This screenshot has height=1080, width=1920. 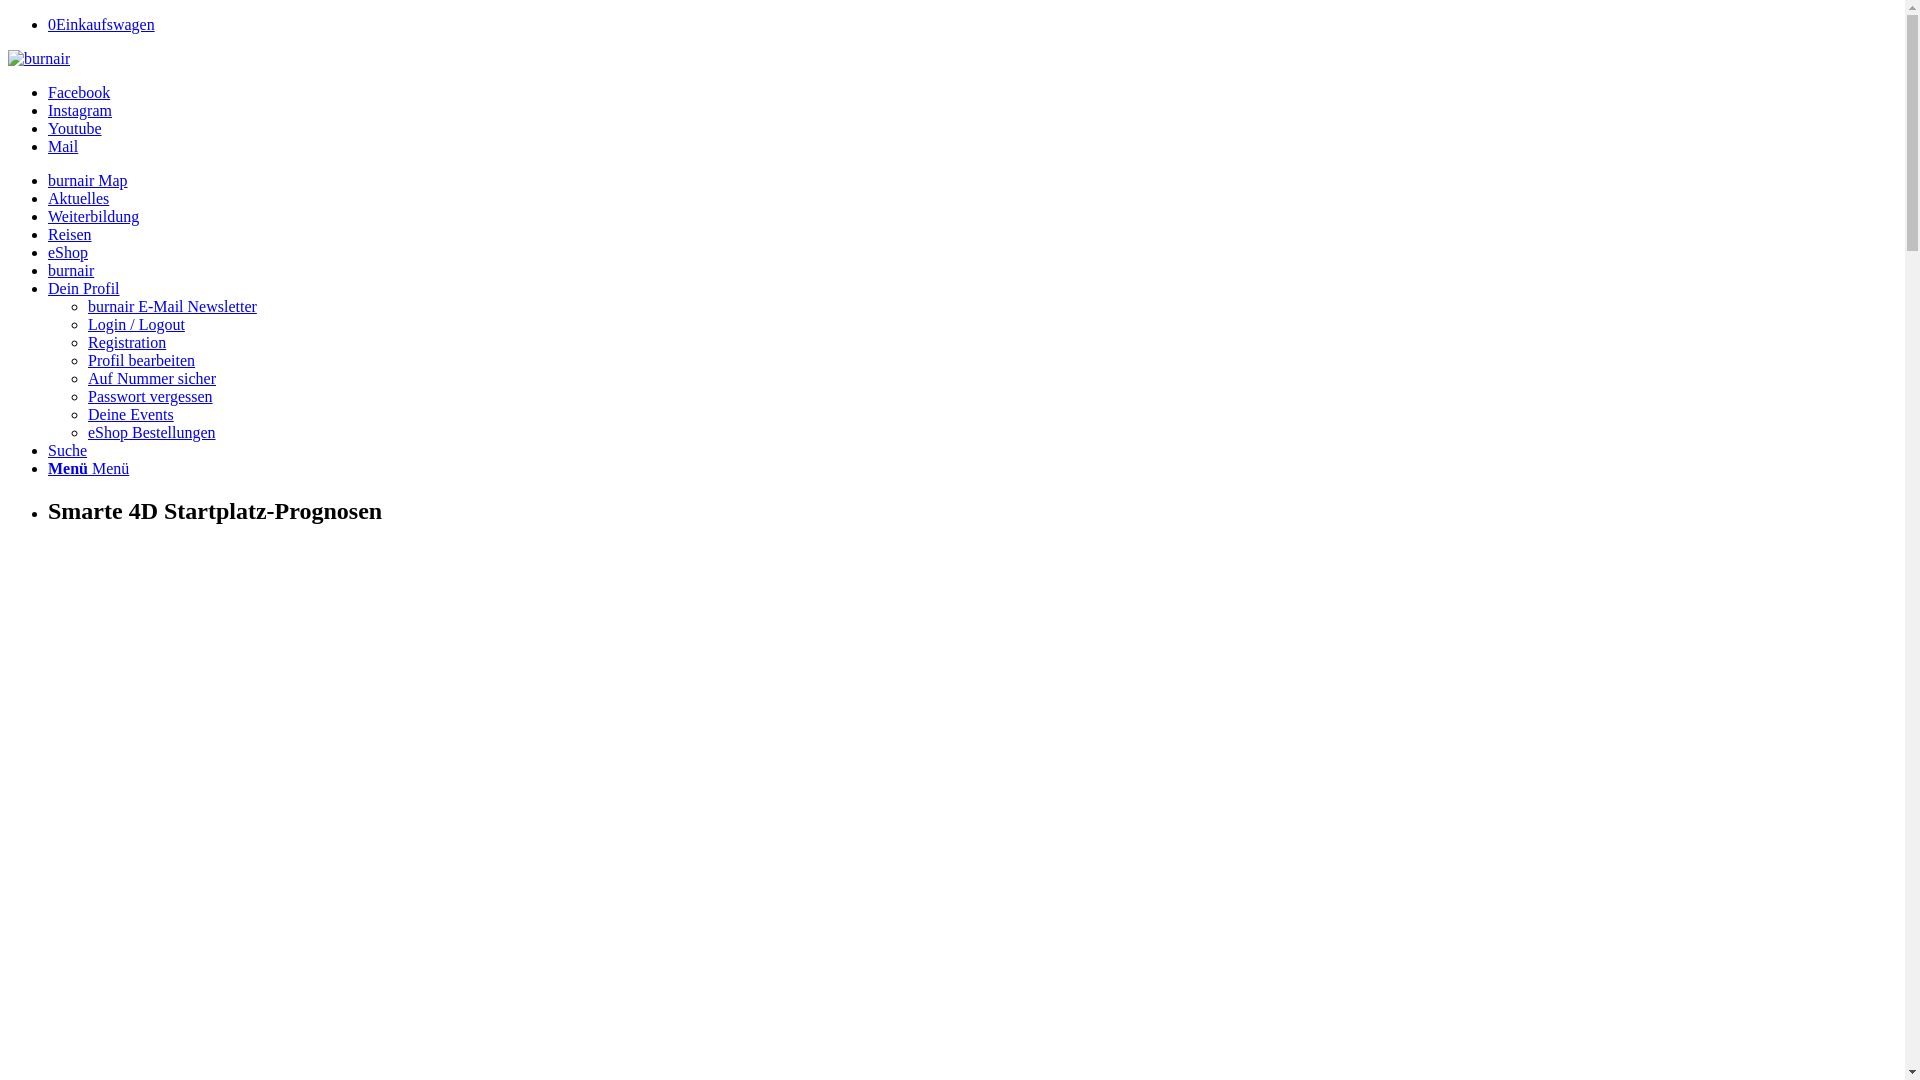 What do you see at coordinates (100, 24) in the screenshot?
I see `'0Einkaufswagen'` at bounding box center [100, 24].